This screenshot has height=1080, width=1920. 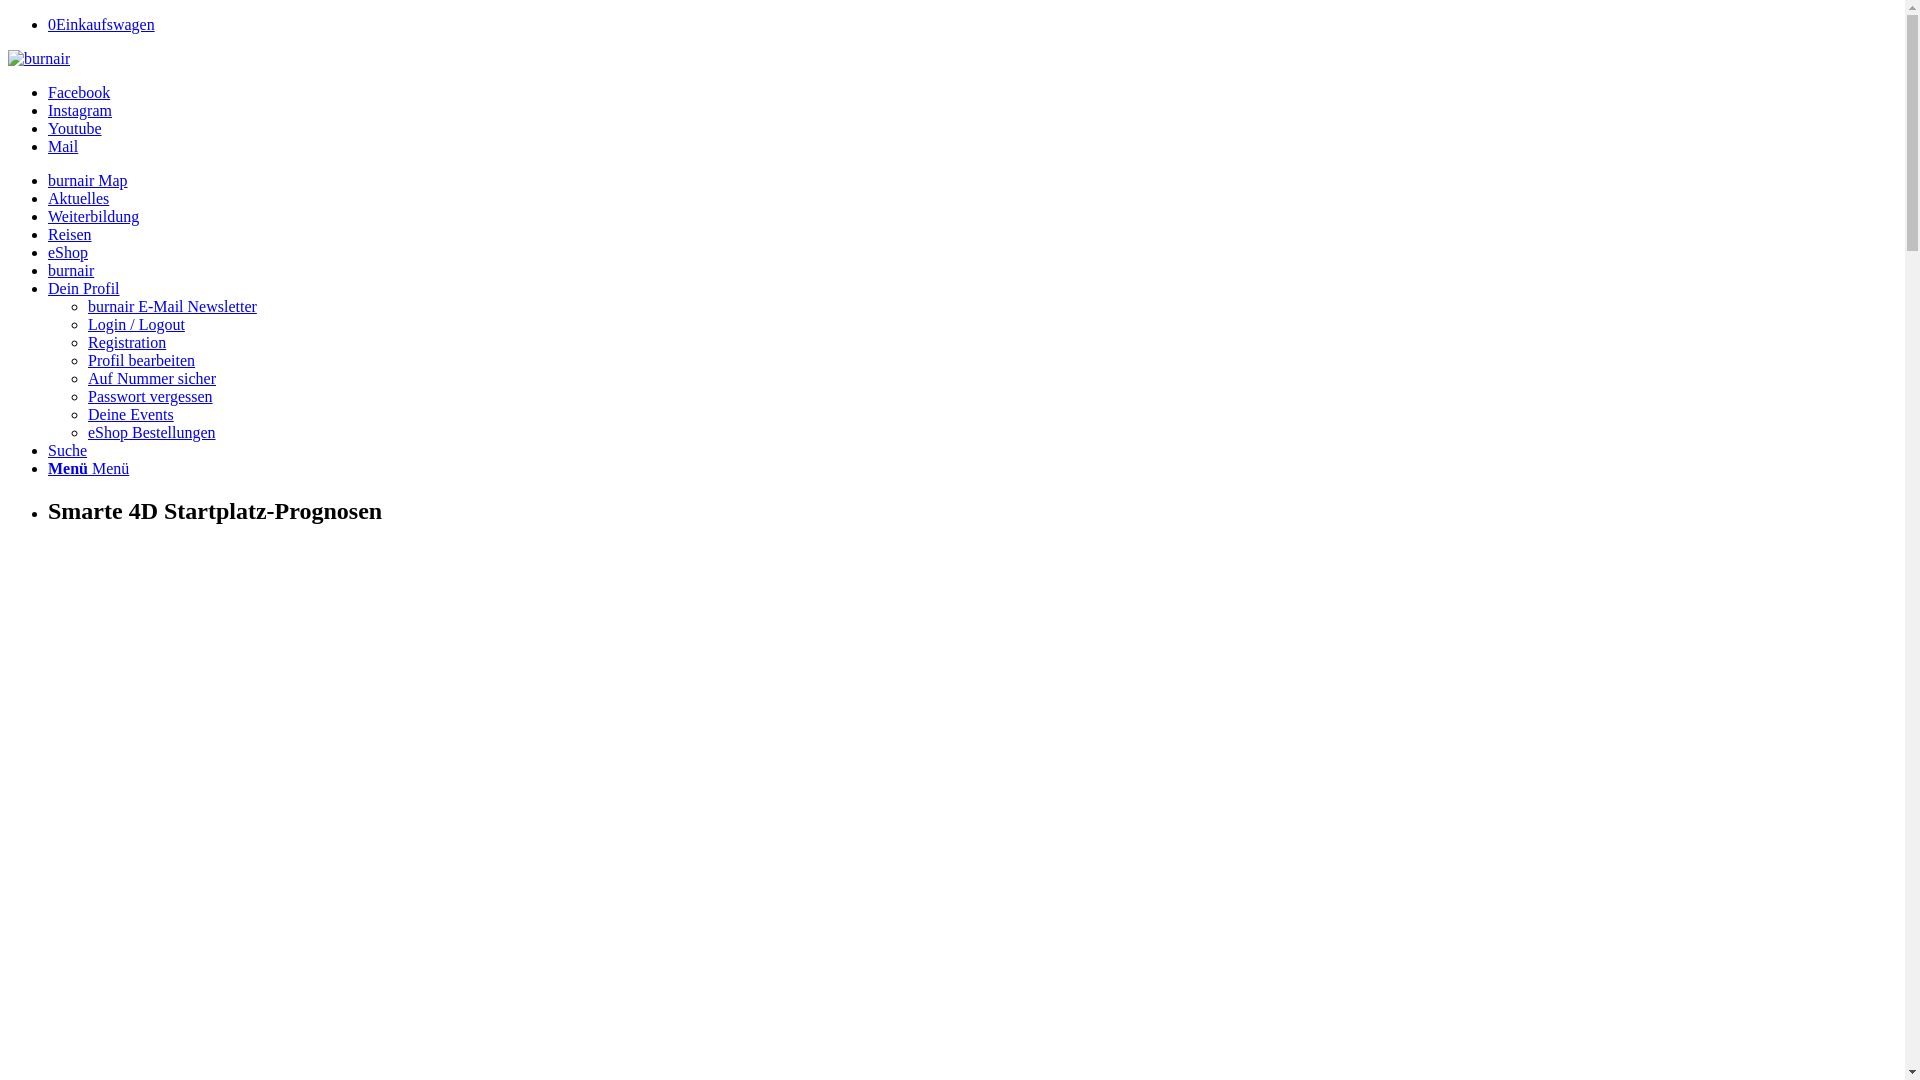 What do you see at coordinates (100, 24) in the screenshot?
I see `'0Einkaufswagen'` at bounding box center [100, 24].